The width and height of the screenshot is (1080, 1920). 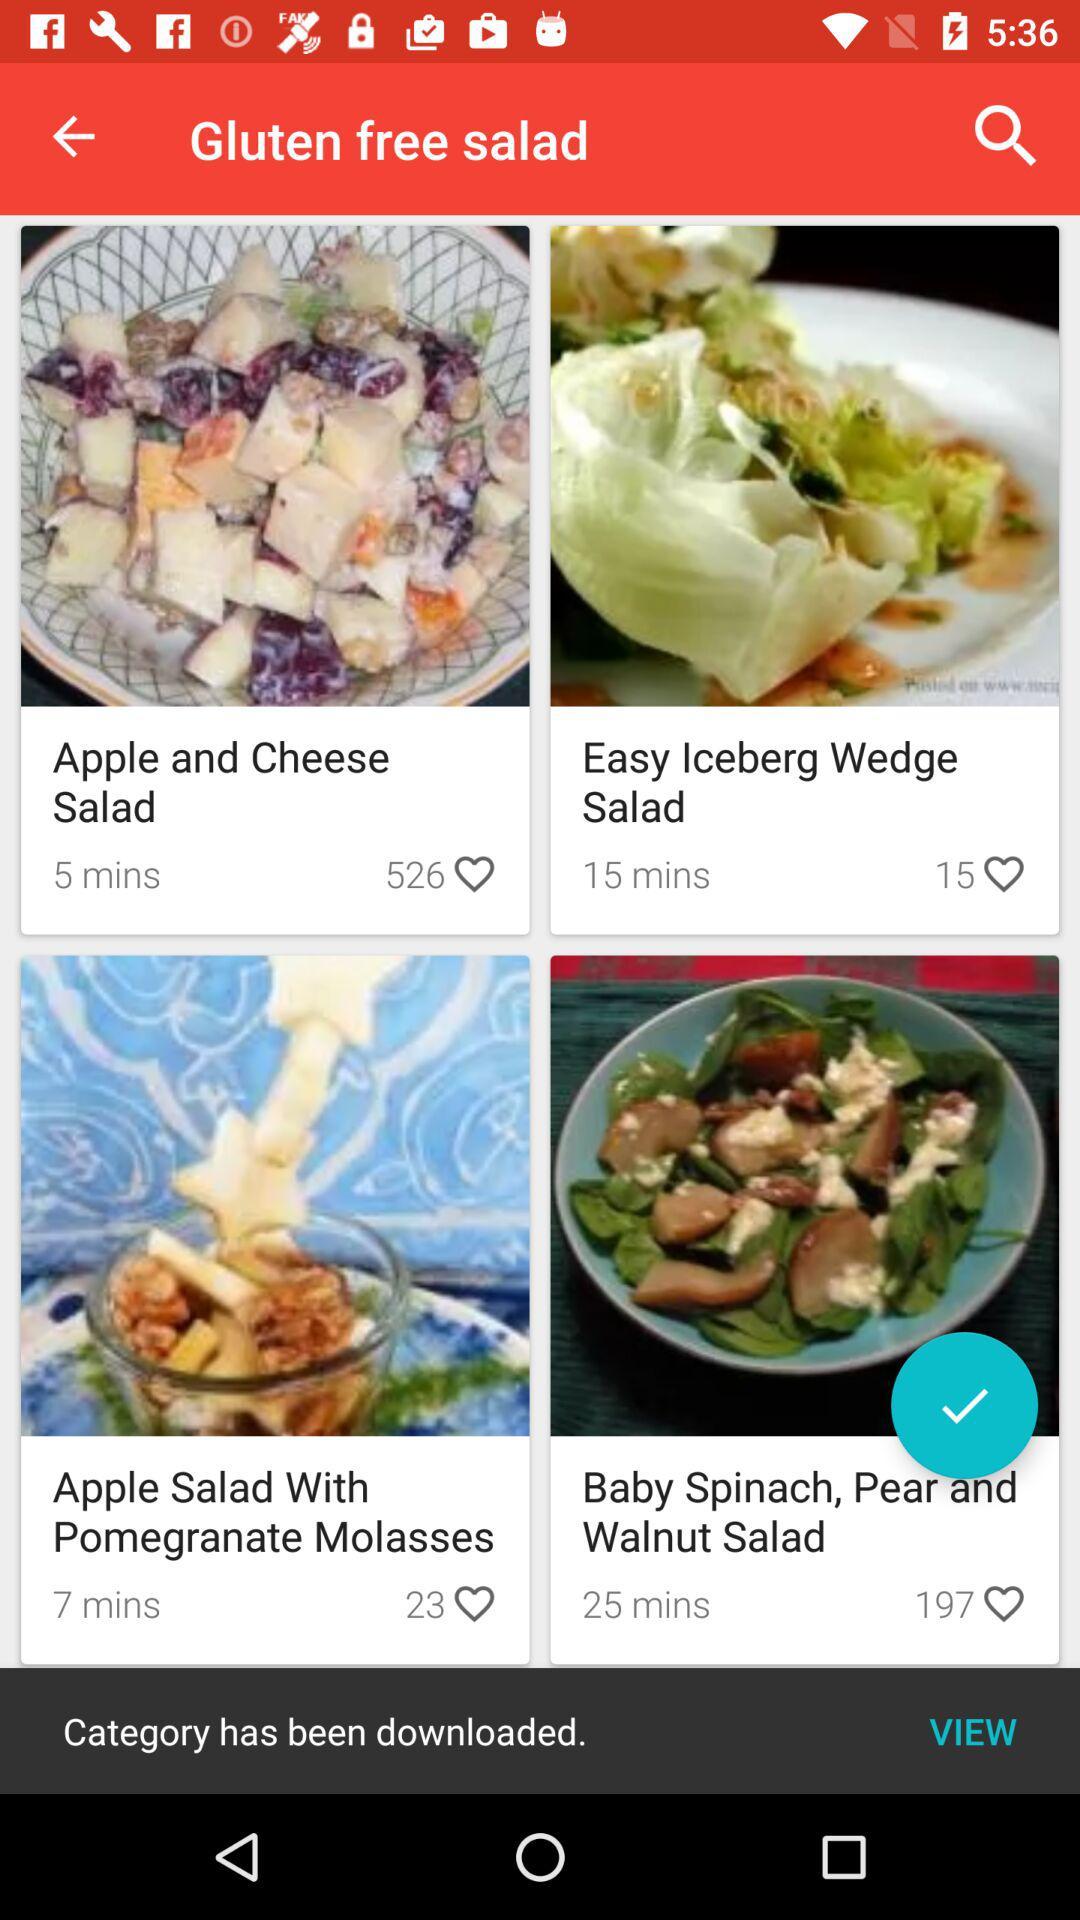 What do you see at coordinates (72, 135) in the screenshot?
I see `the icon next to gluten free salad item` at bounding box center [72, 135].